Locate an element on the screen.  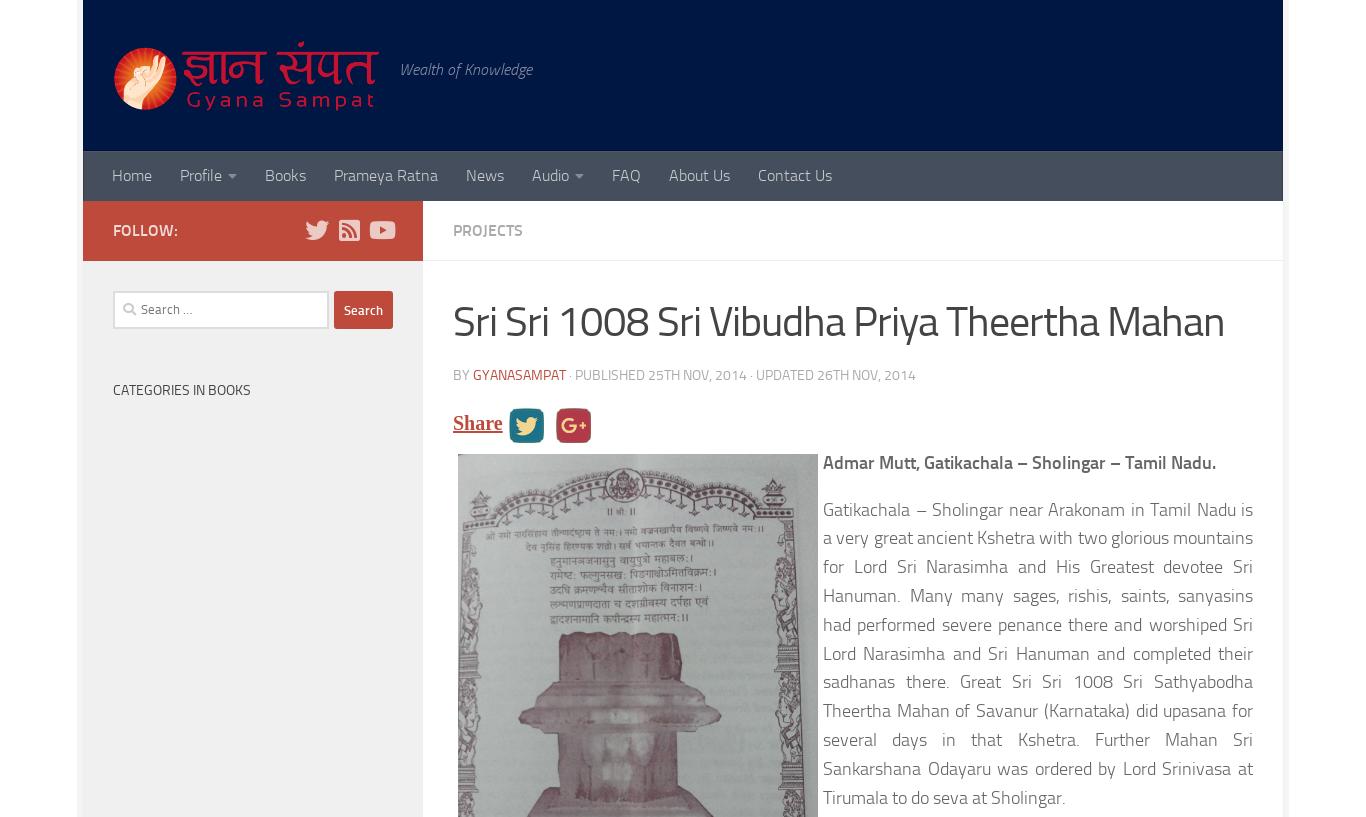
'· Updated' is located at coordinates (782, 373).